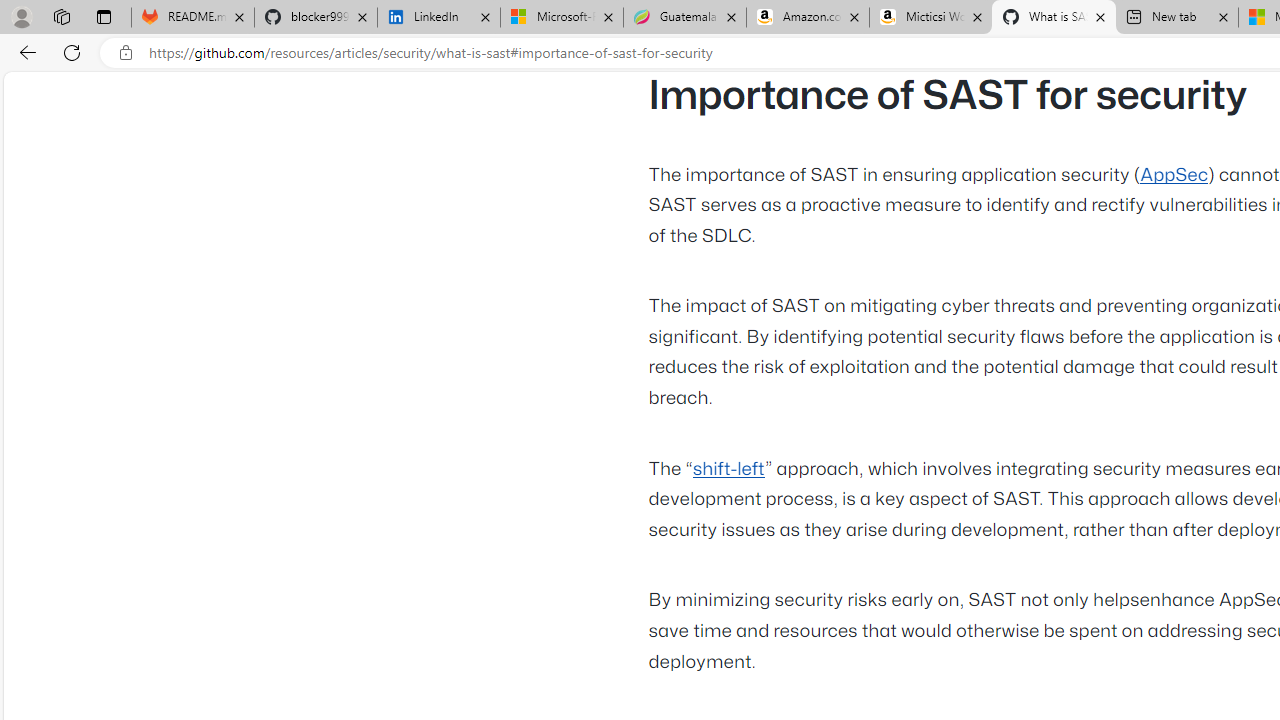 The height and width of the screenshot is (720, 1280). What do you see at coordinates (438, 17) in the screenshot?
I see `'LinkedIn'` at bounding box center [438, 17].